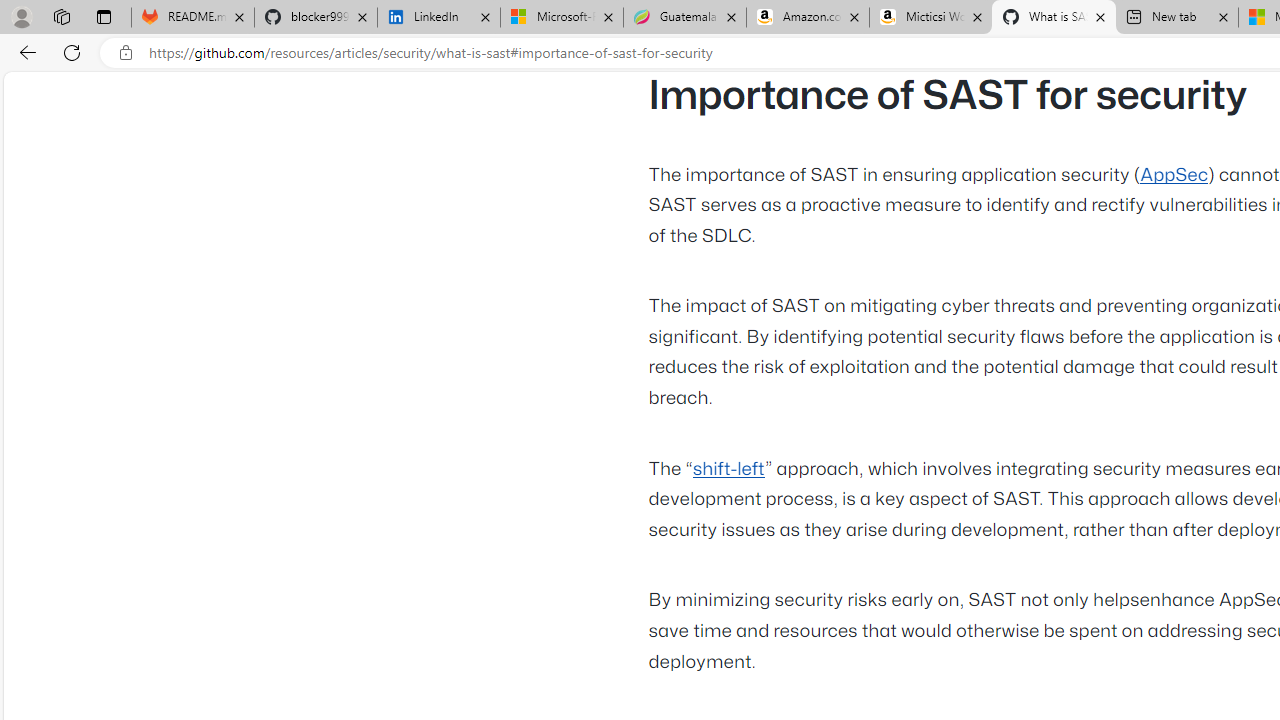 The height and width of the screenshot is (720, 1280). What do you see at coordinates (438, 17) in the screenshot?
I see `'LinkedIn'` at bounding box center [438, 17].